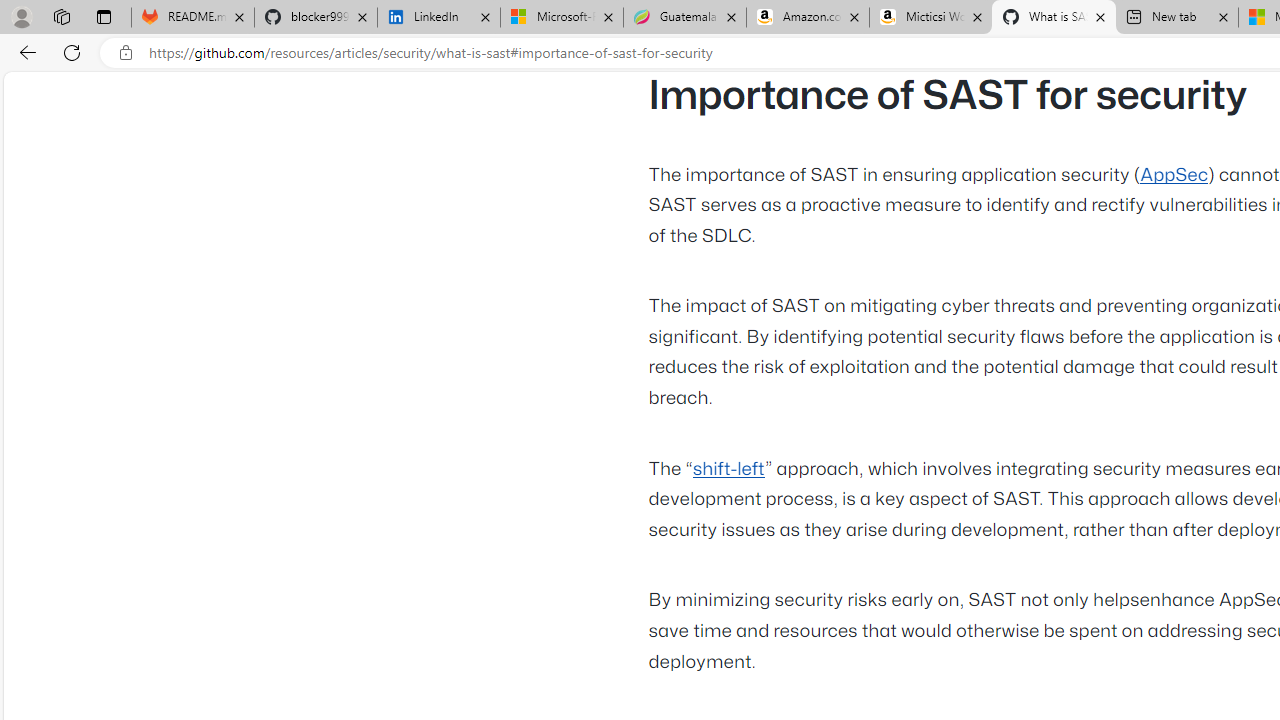 The height and width of the screenshot is (720, 1280). What do you see at coordinates (438, 17) in the screenshot?
I see `'LinkedIn'` at bounding box center [438, 17].